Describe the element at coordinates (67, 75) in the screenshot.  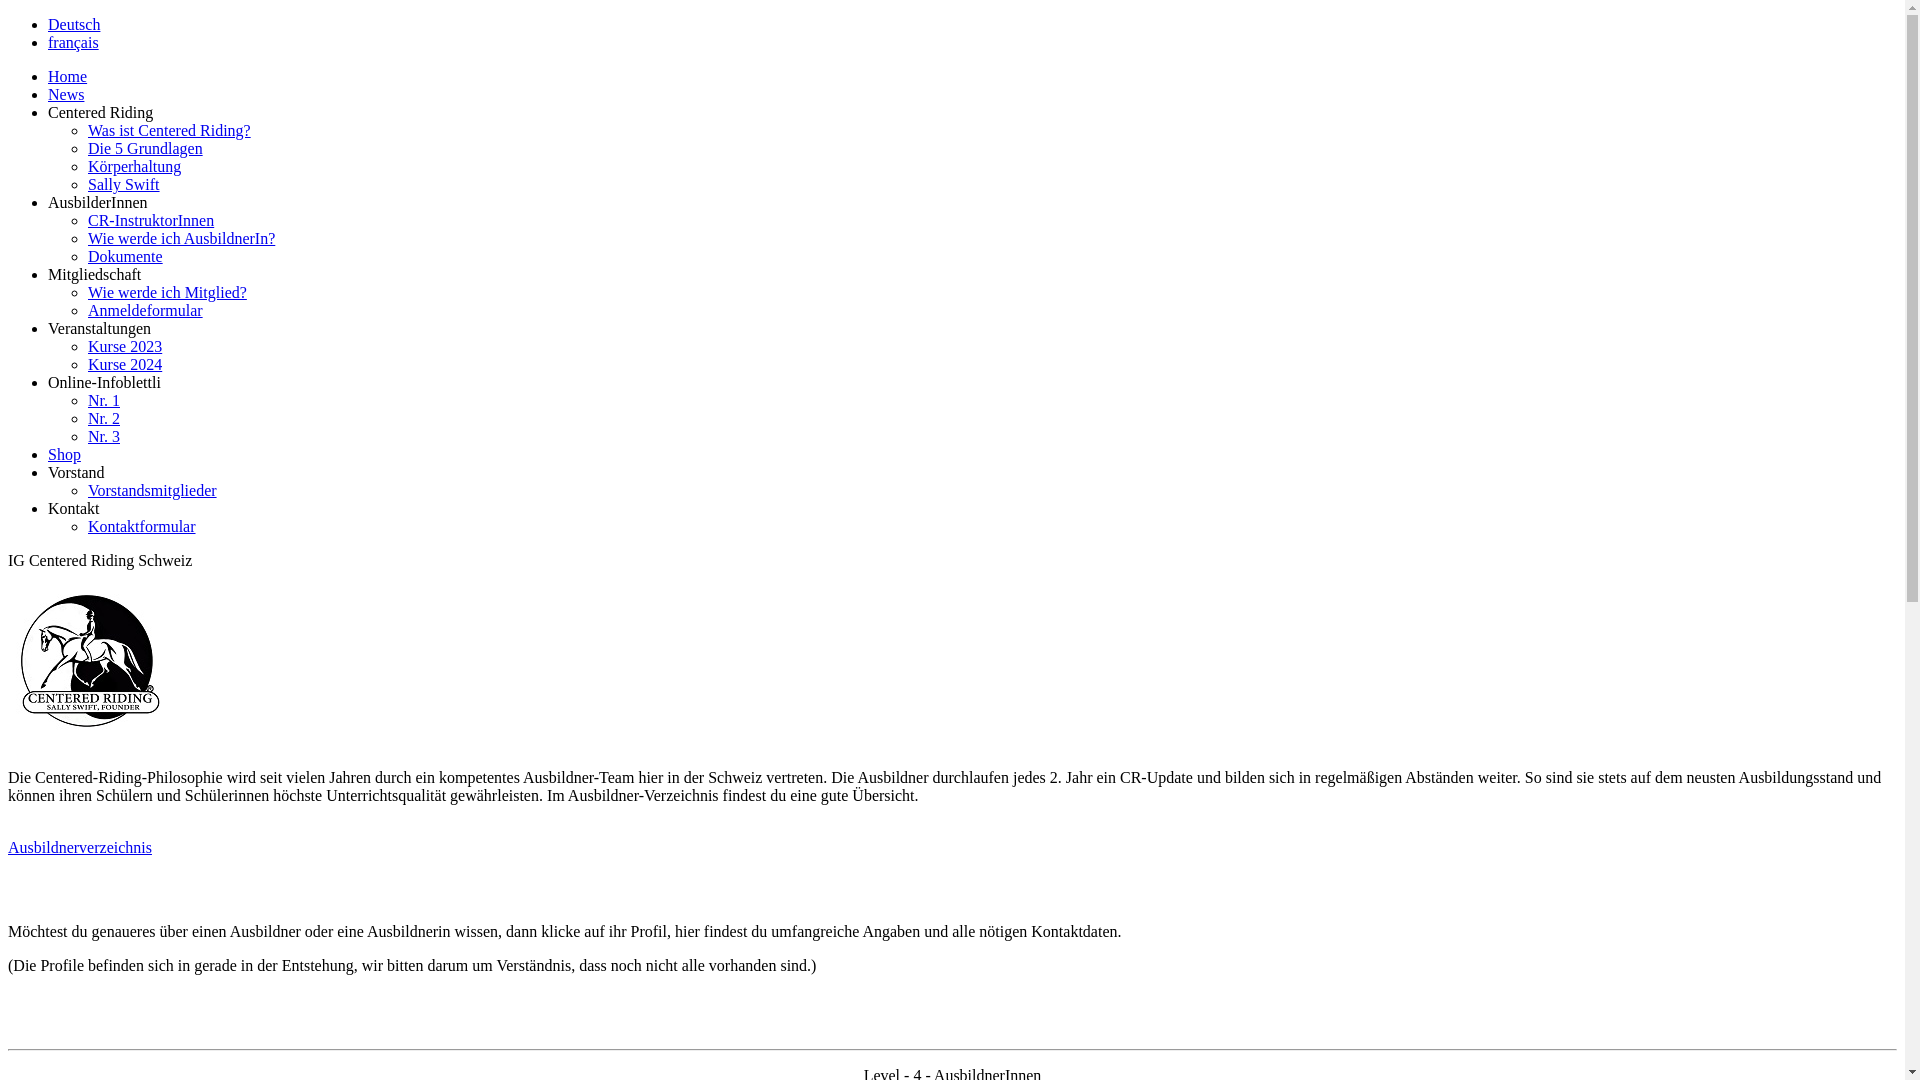
I see `'Home'` at that location.